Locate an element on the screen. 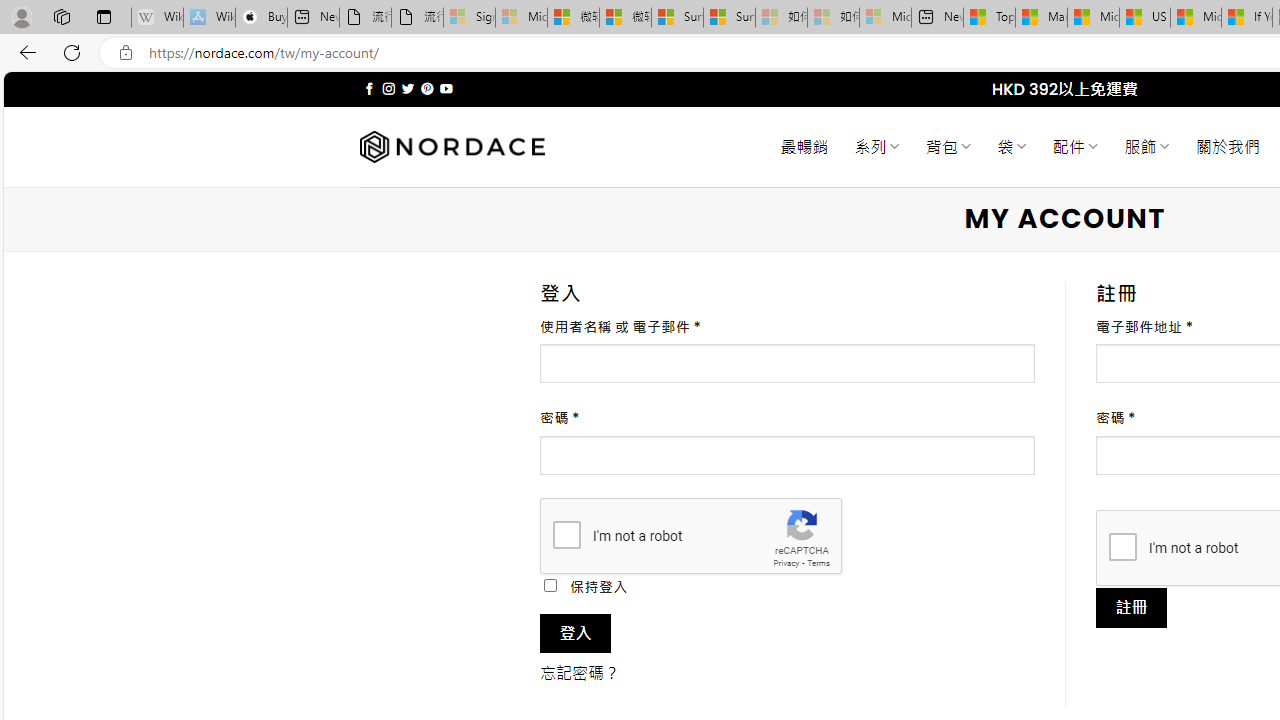  'Follow on Twitter' is located at coordinates (406, 88).